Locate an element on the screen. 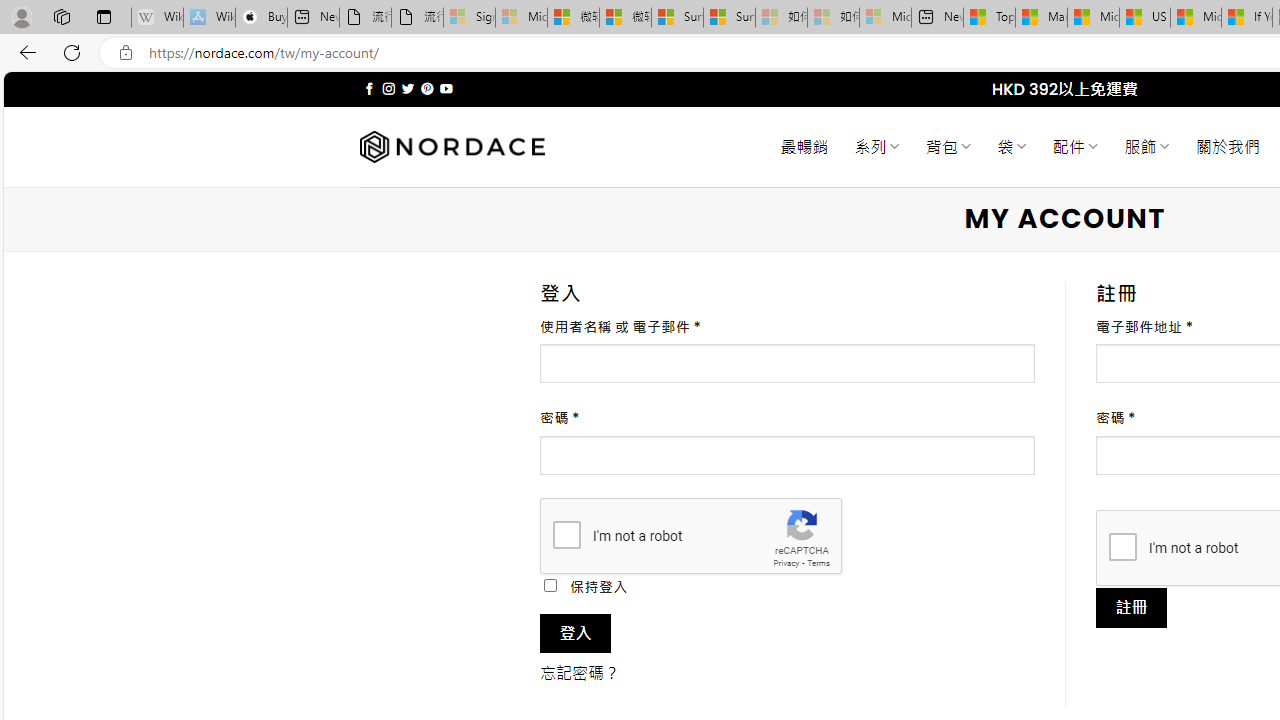  'Follow on Twitter' is located at coordinates (406, 88).